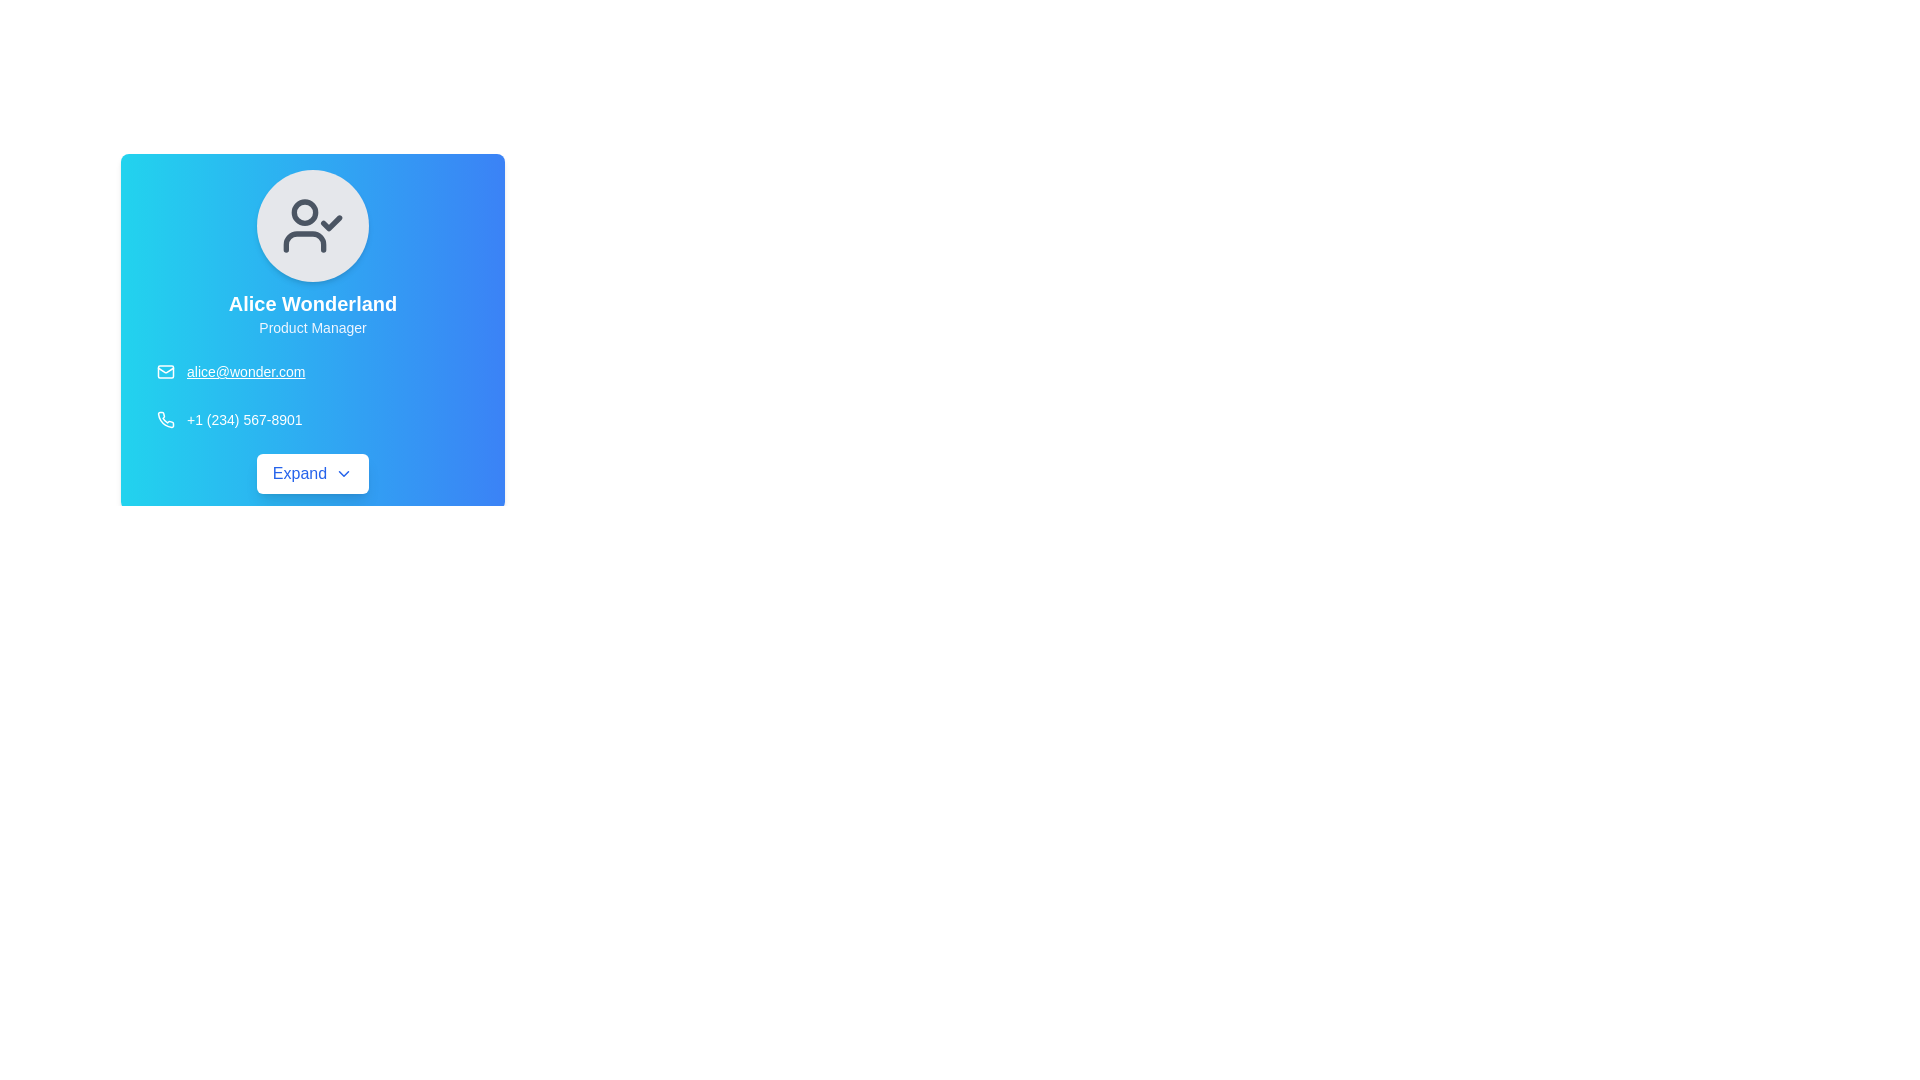 This screenshot has height=1080, width=1920. Describe the element at coordinates (166, 371) in the screenshot. I see `the small envelope-shaped icon representing an email, which is located to the left of the email address 'alice@wonder.com'` at that location.